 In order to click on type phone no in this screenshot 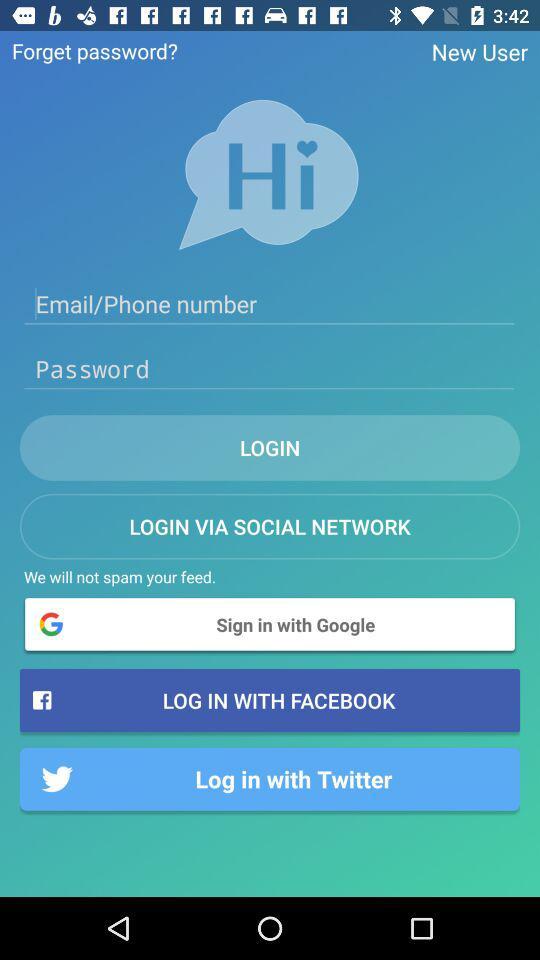, I will do `click(270, 304)`.